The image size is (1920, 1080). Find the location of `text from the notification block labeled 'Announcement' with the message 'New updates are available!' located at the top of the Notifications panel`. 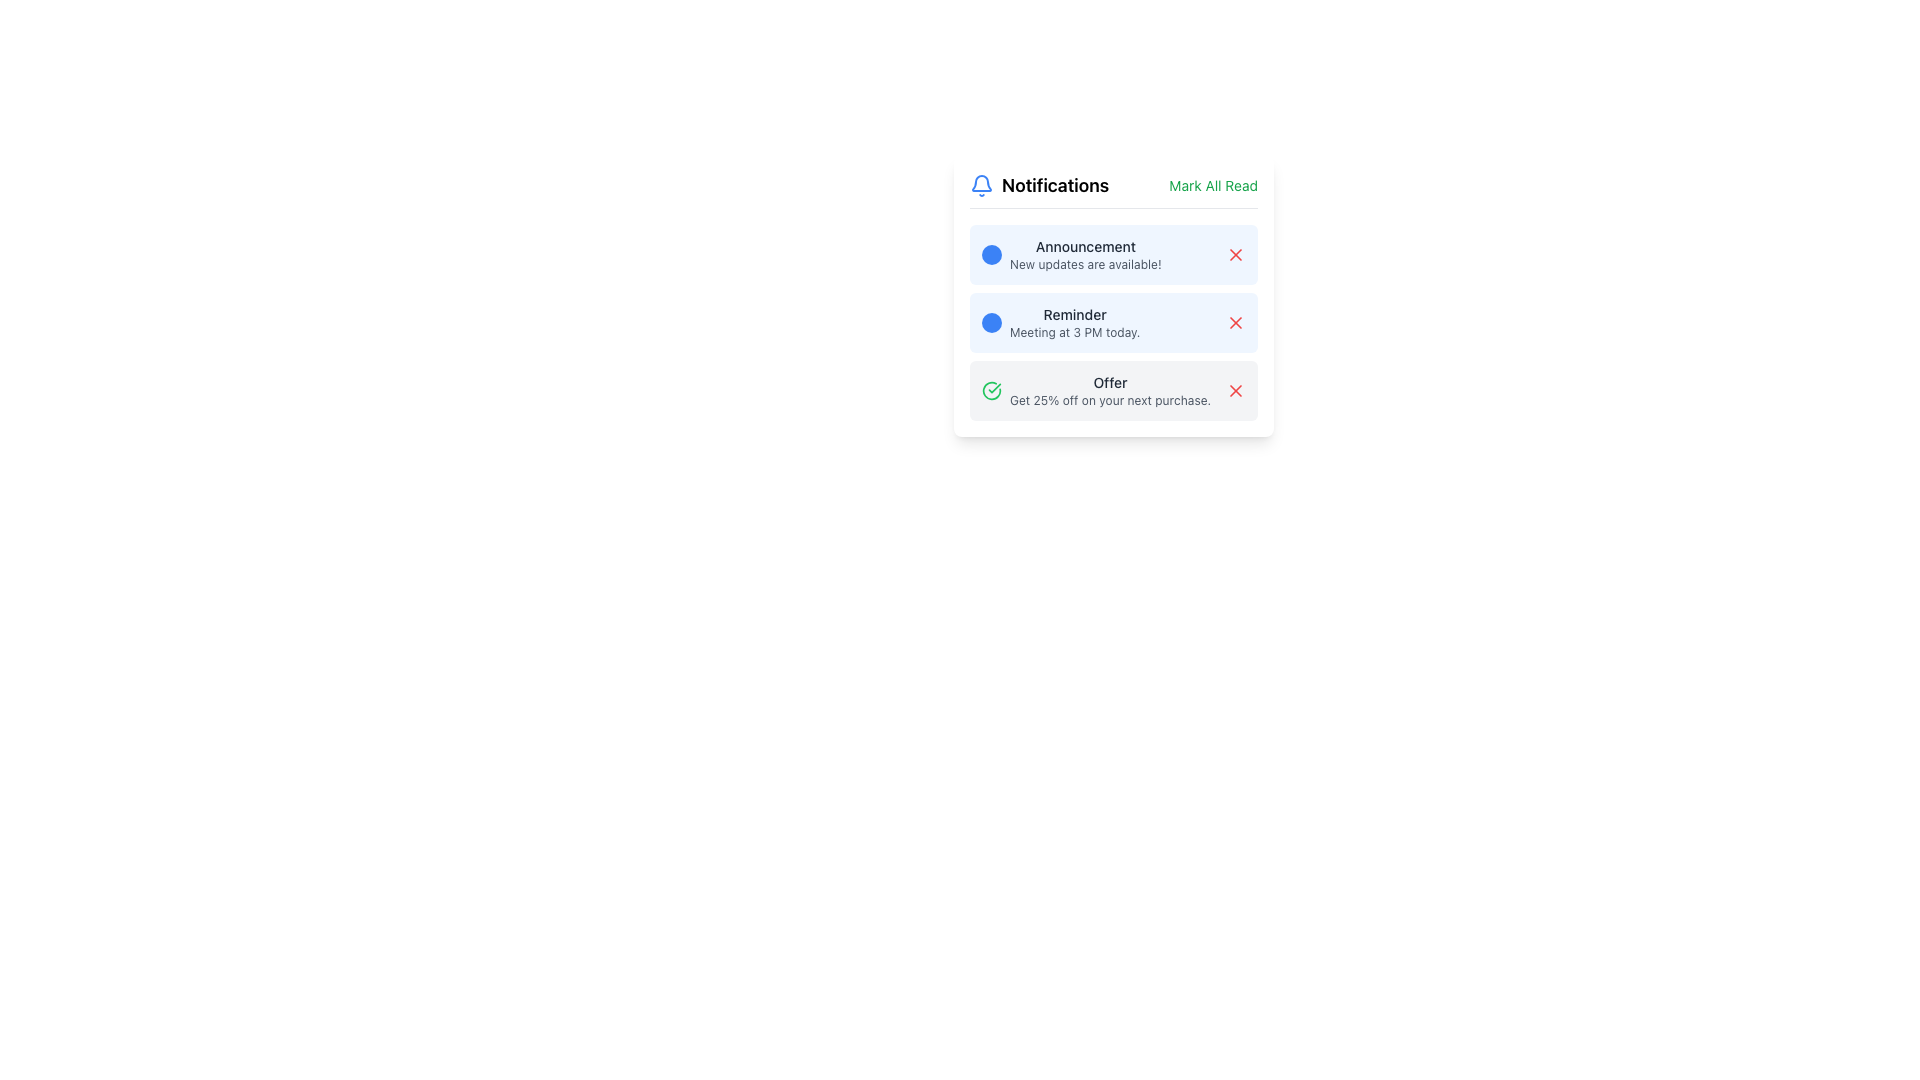

text from the notification block labeled 'Announcement' with the message 'New updates are available!' located at the top of the Notifications panel is located at coordinates (1084, 253).